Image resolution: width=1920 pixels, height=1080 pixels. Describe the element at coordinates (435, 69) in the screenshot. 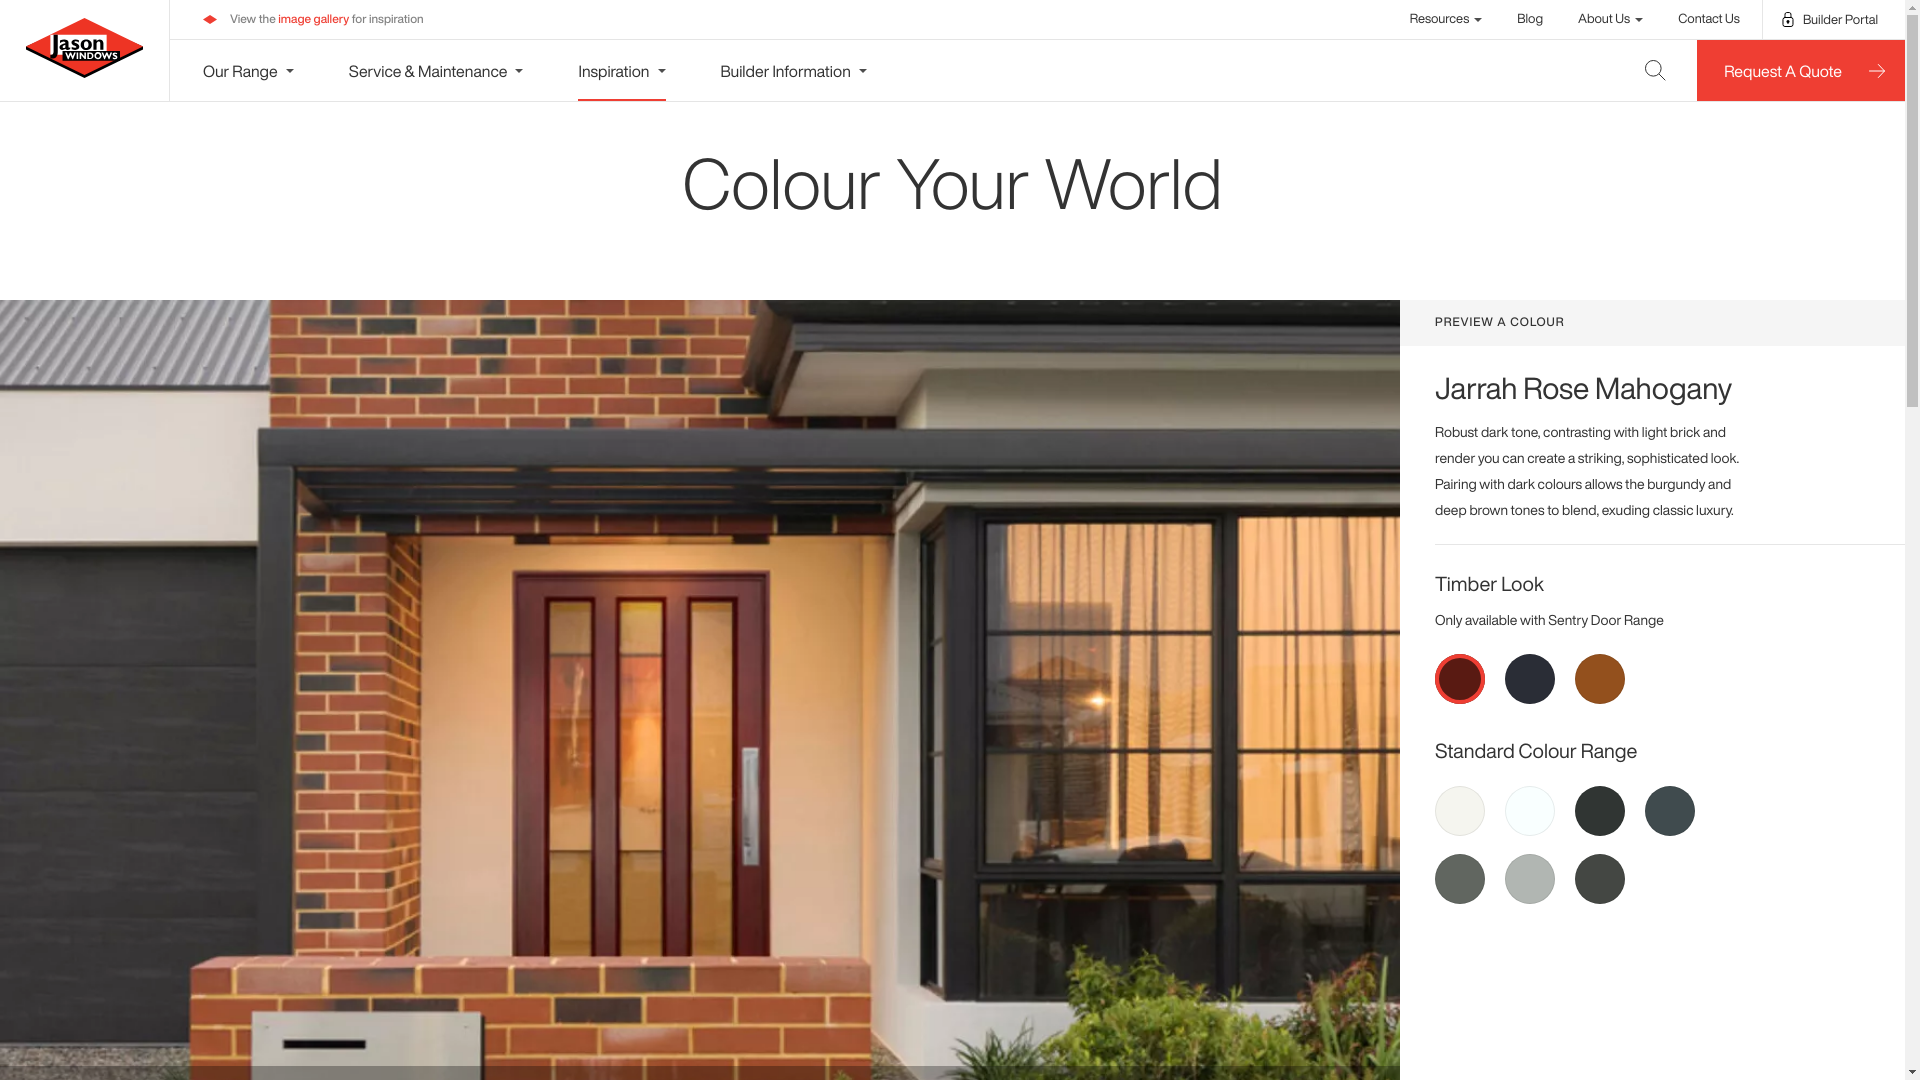

I see `'Service & Maintenance'` at that location.